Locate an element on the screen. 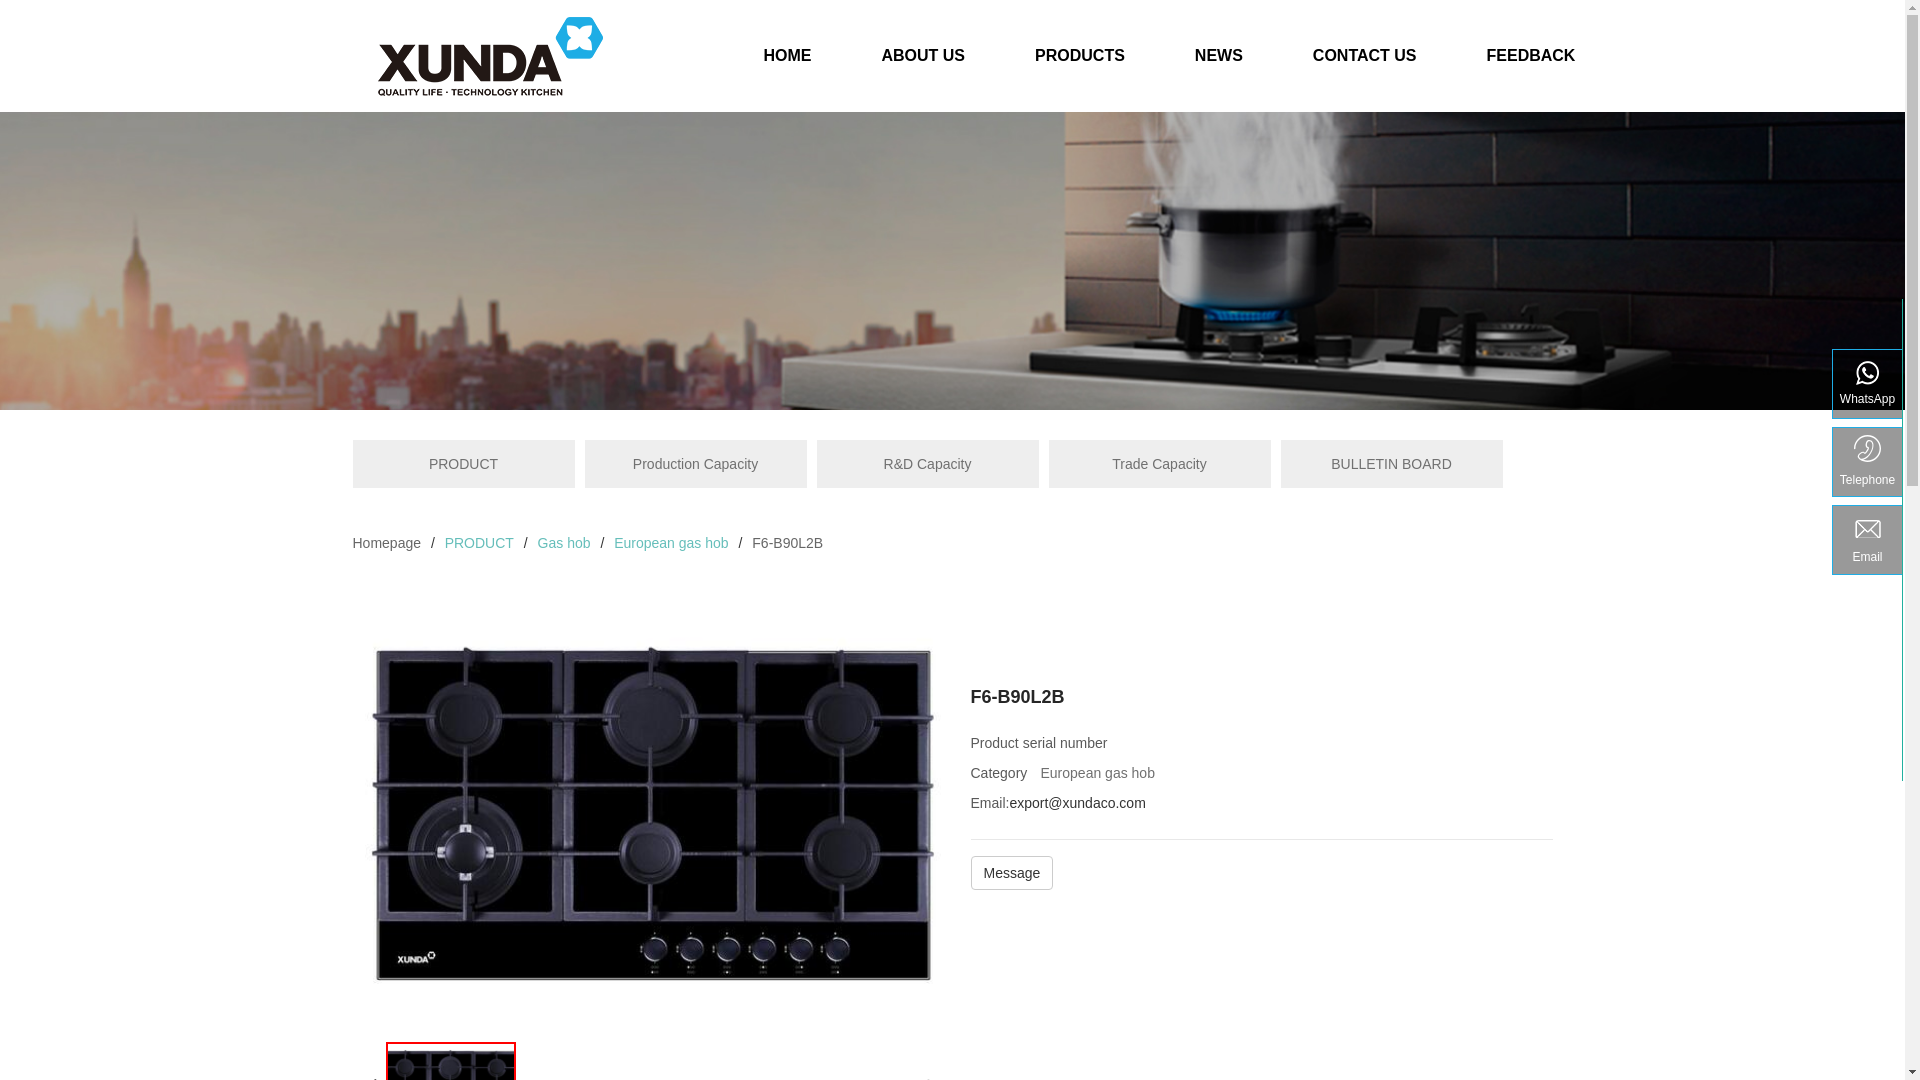 This screenshot has width=1920, height=1080. 'Gas hob' is located at coordinates (563, 543).